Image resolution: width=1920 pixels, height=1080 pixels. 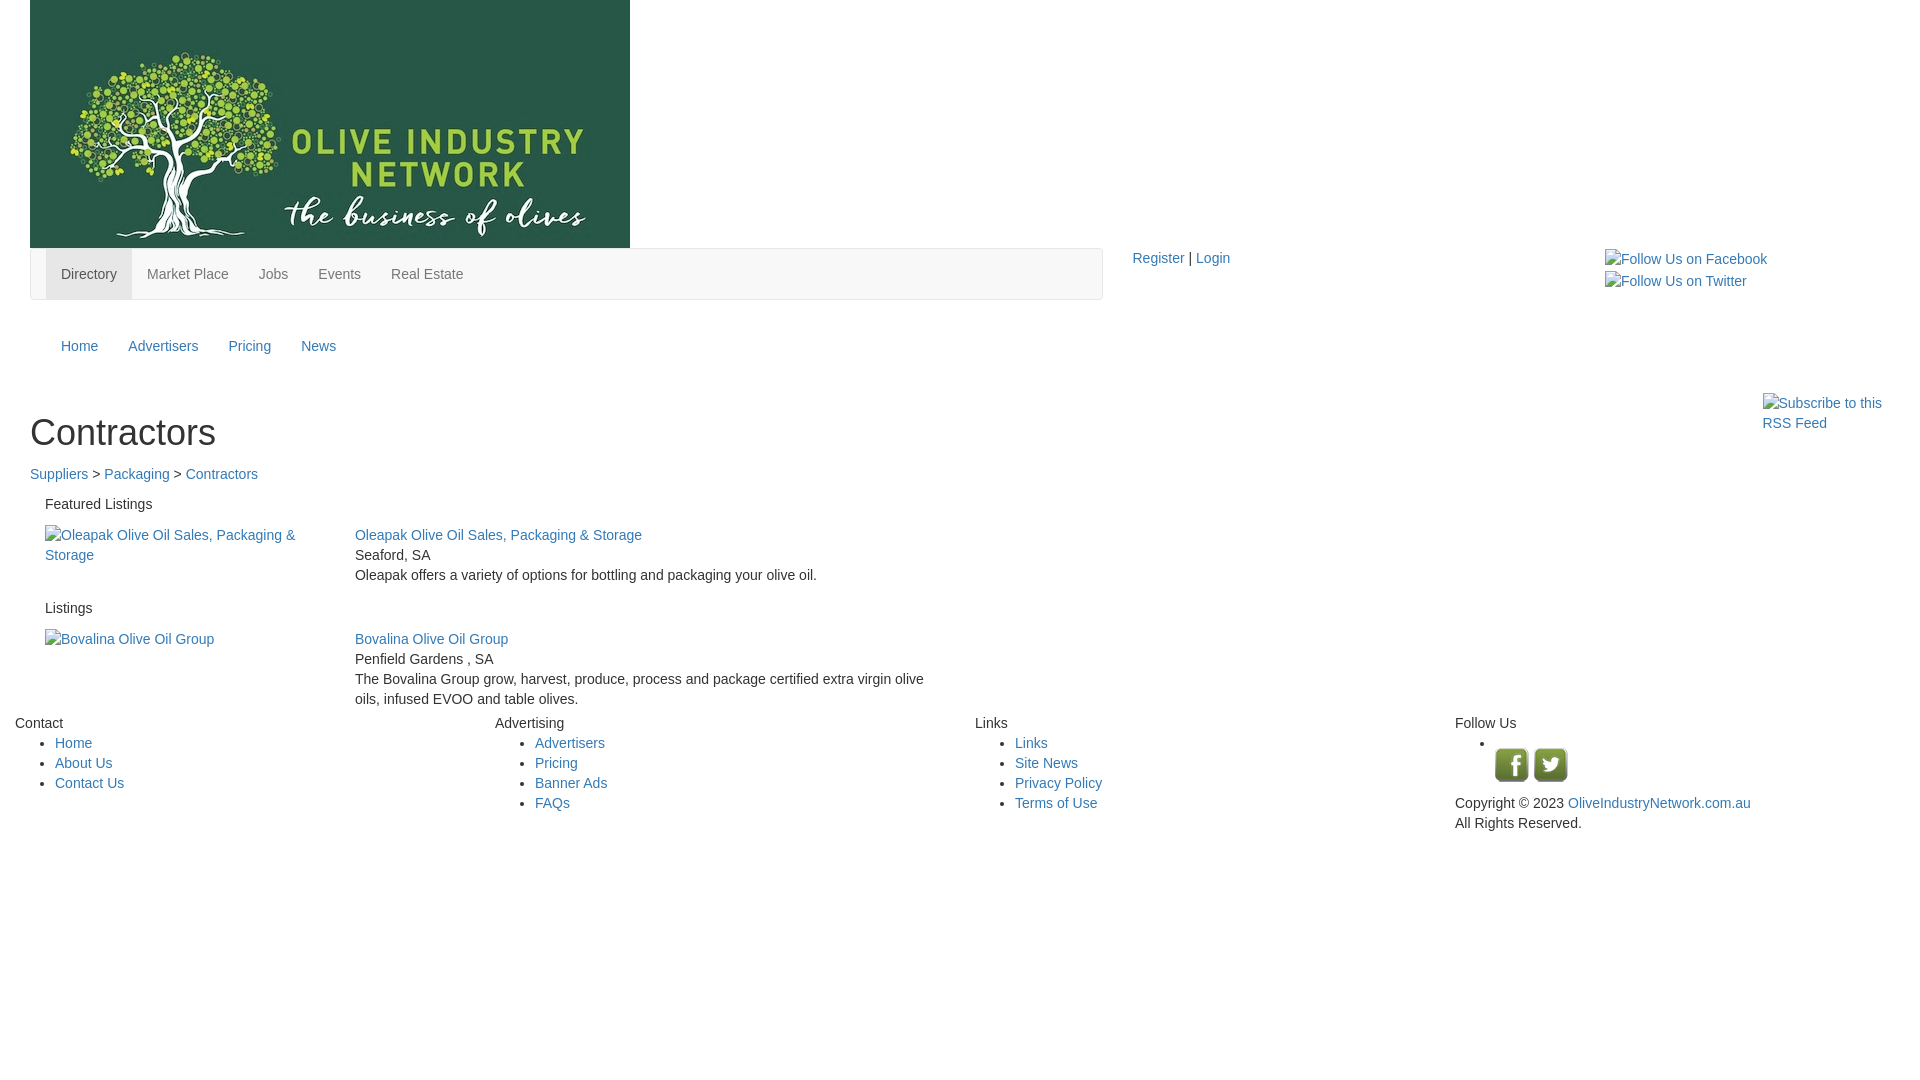 What do you see at coordinates (187, 273) in the screenshot?
I see `'Market Place'` at bounding box center [187, 273].